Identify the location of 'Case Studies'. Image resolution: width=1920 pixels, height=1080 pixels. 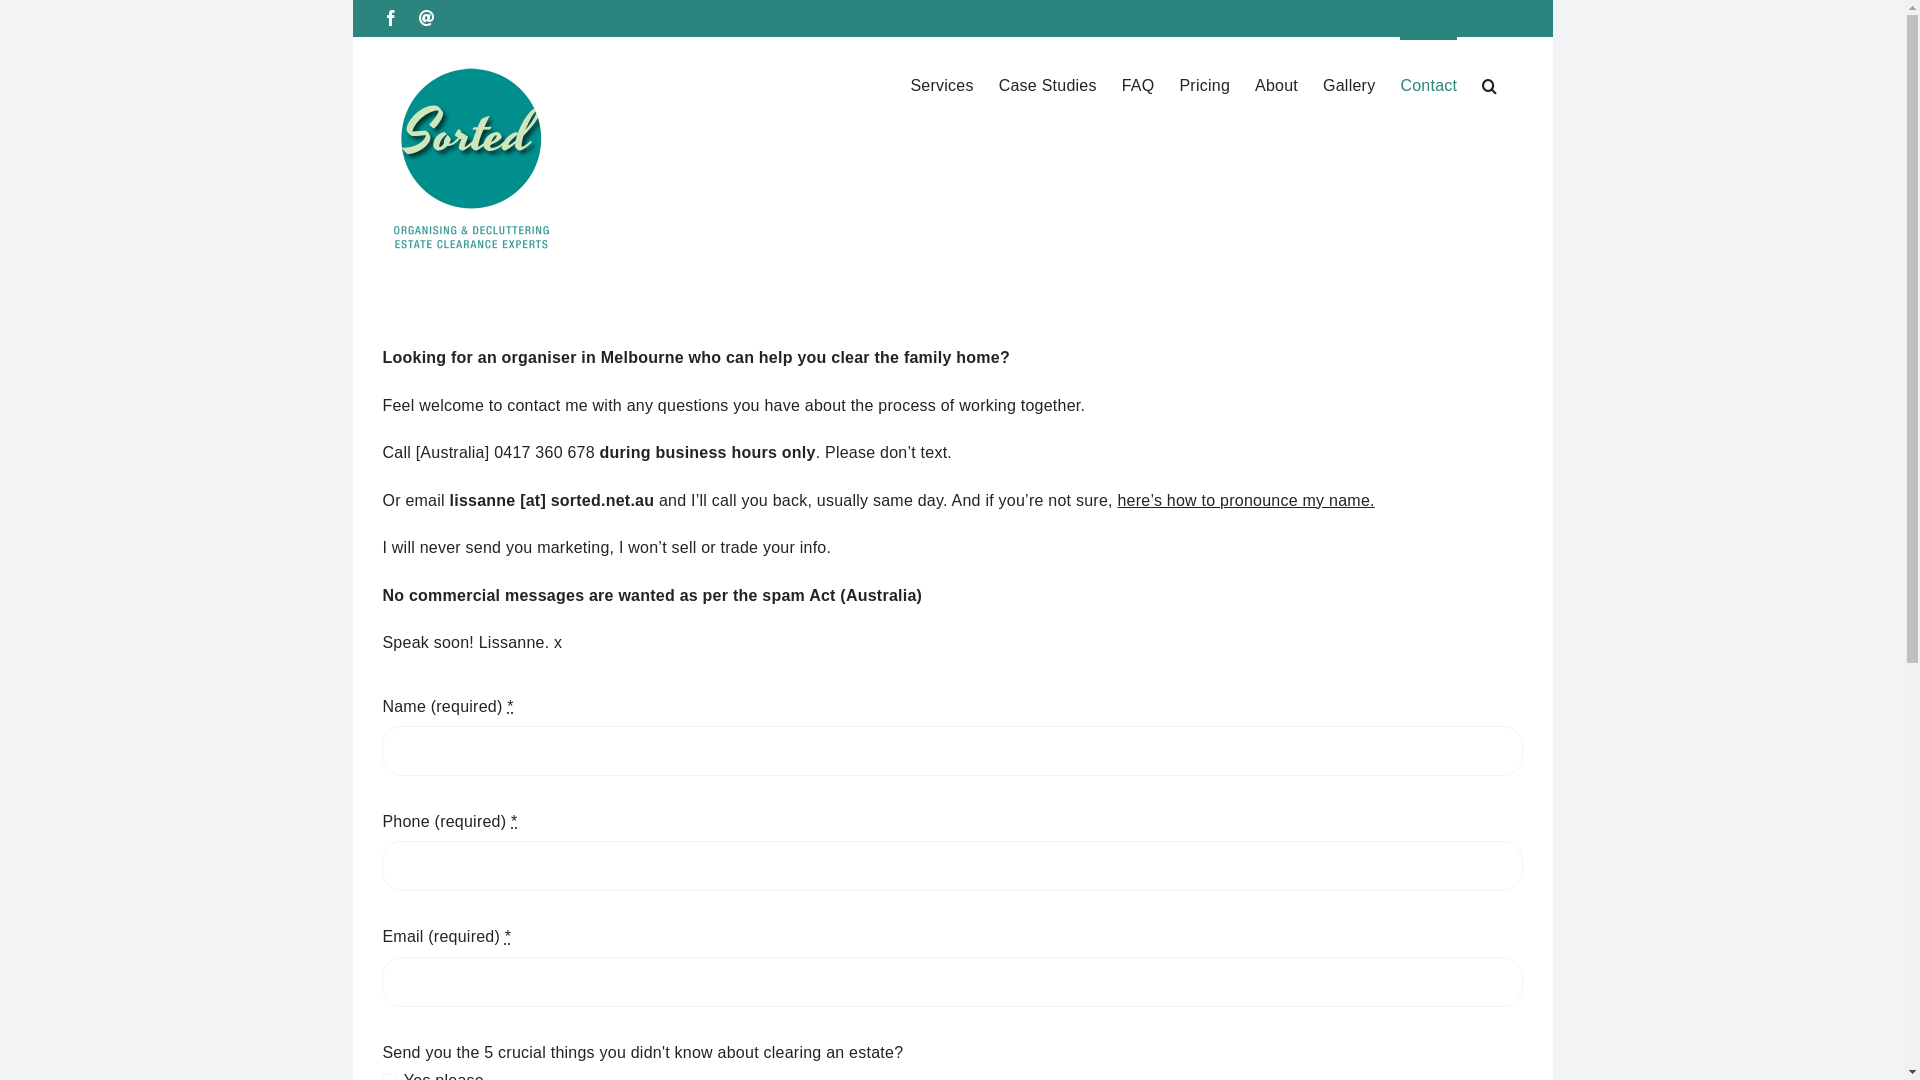
(1046, 83).